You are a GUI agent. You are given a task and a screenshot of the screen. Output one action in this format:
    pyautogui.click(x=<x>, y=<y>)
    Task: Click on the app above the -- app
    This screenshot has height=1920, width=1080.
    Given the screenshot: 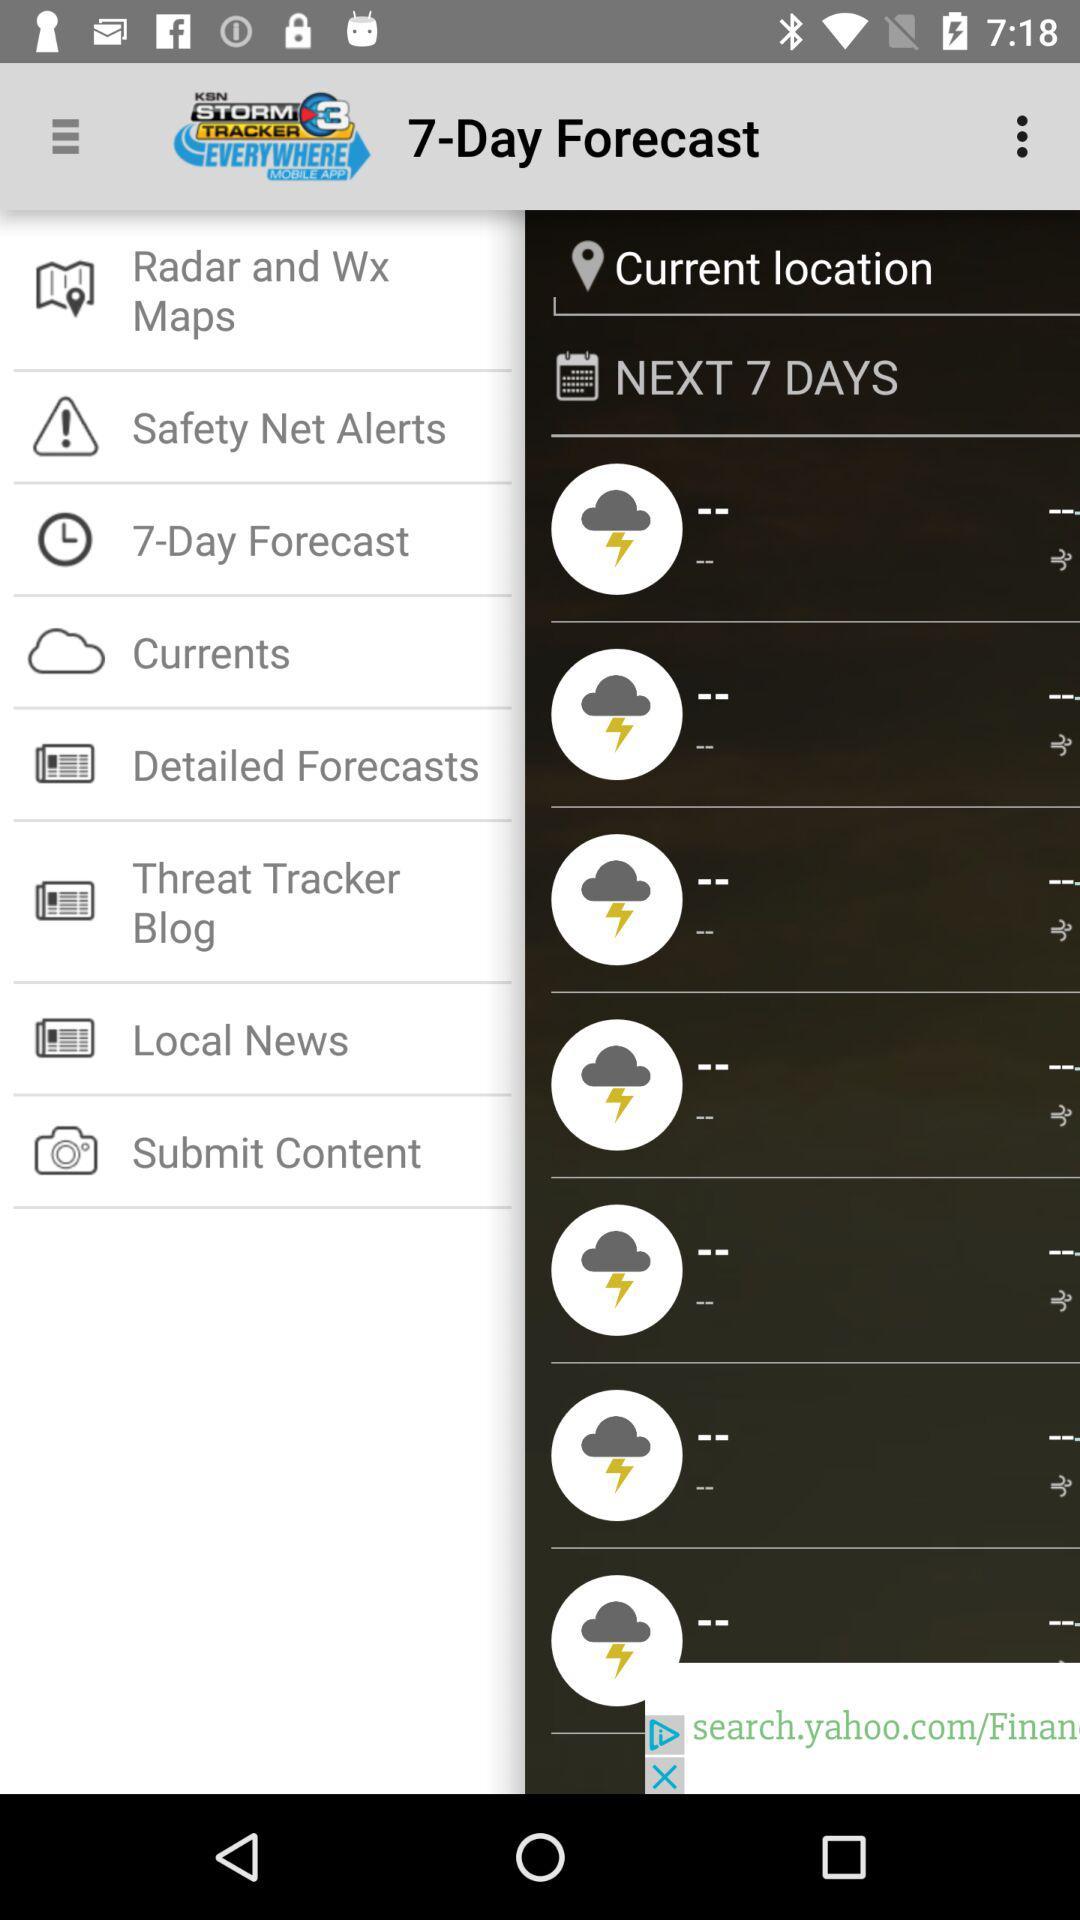 What is the action you would take?
    pyautogui.click(x=1060, y=1618)
    